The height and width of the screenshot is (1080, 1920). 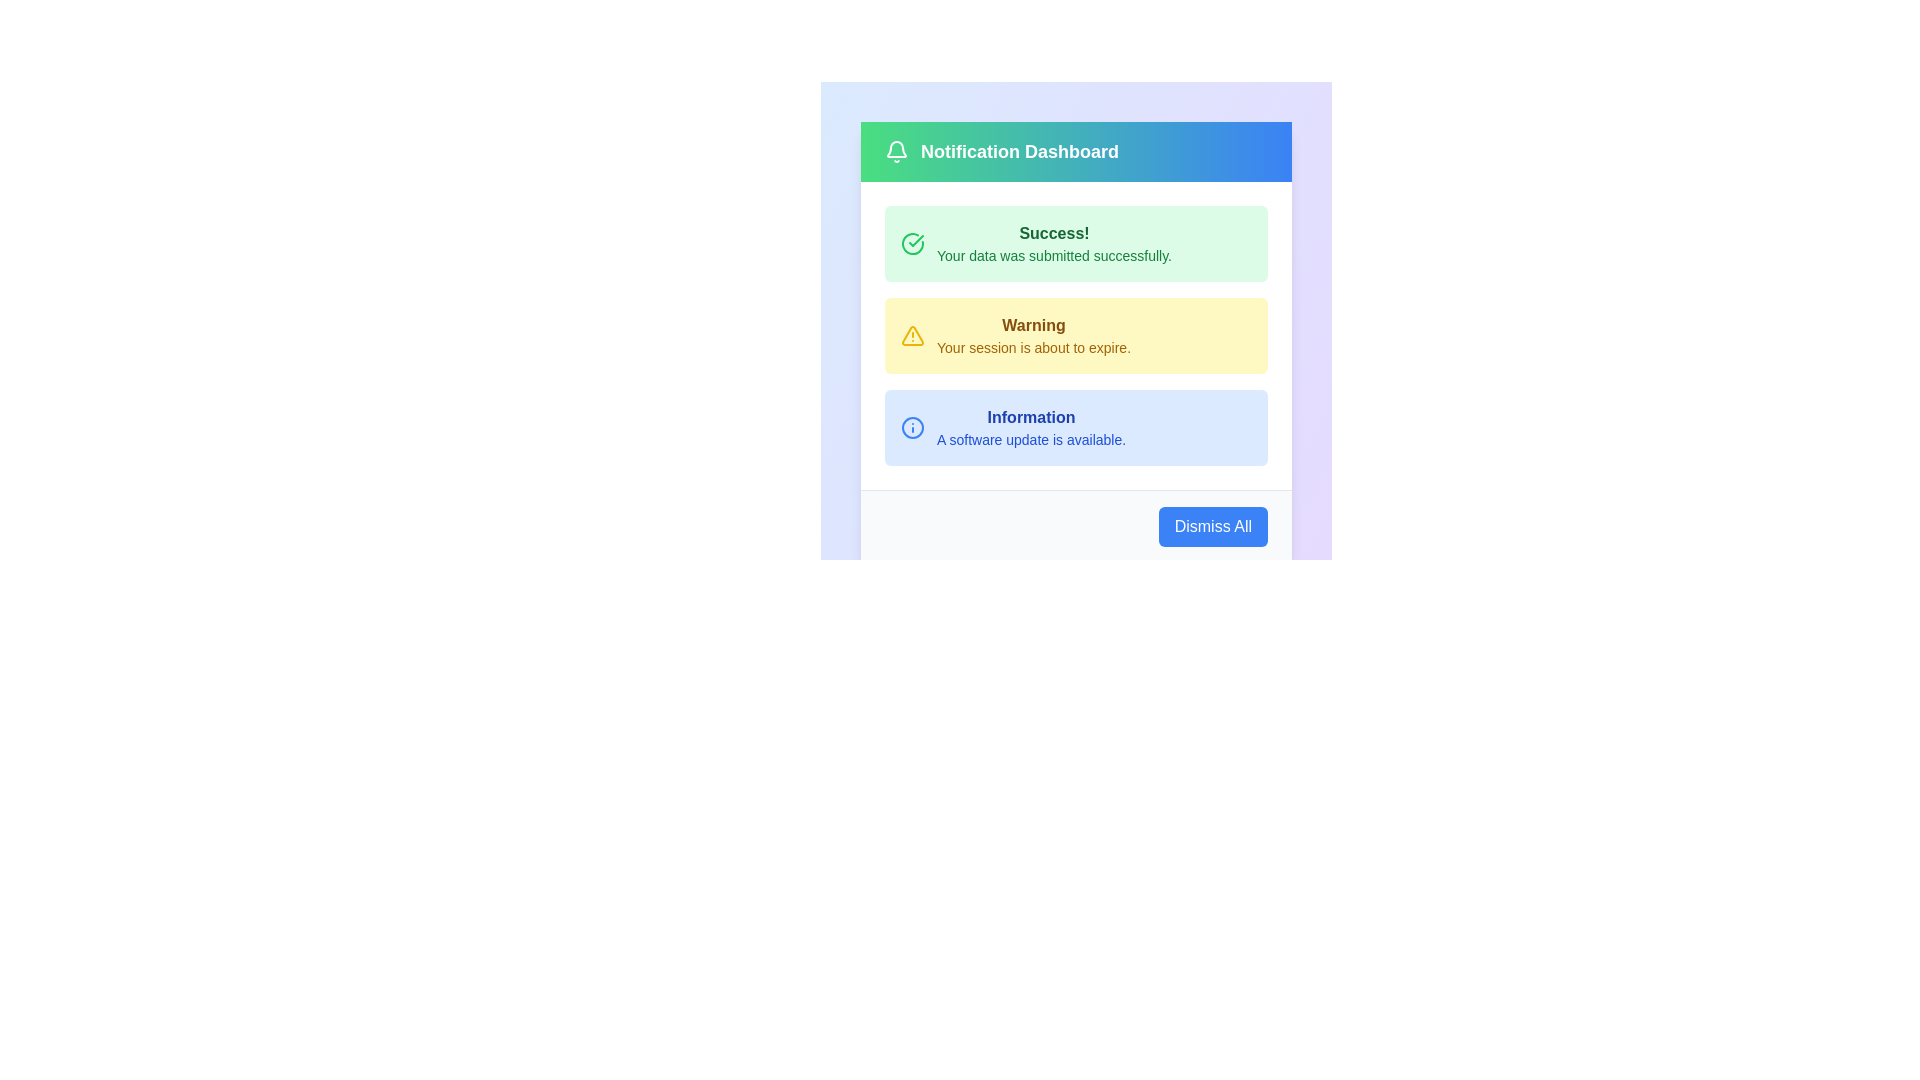 What do you see at coordinates (1212, 526) in the screenshot?
I see `the 'Dismiss All' button, which is a rectangular button with a bright blue background and white text, located in the bottom-right corner of the notification layout` at bounding box center [1212, 526].